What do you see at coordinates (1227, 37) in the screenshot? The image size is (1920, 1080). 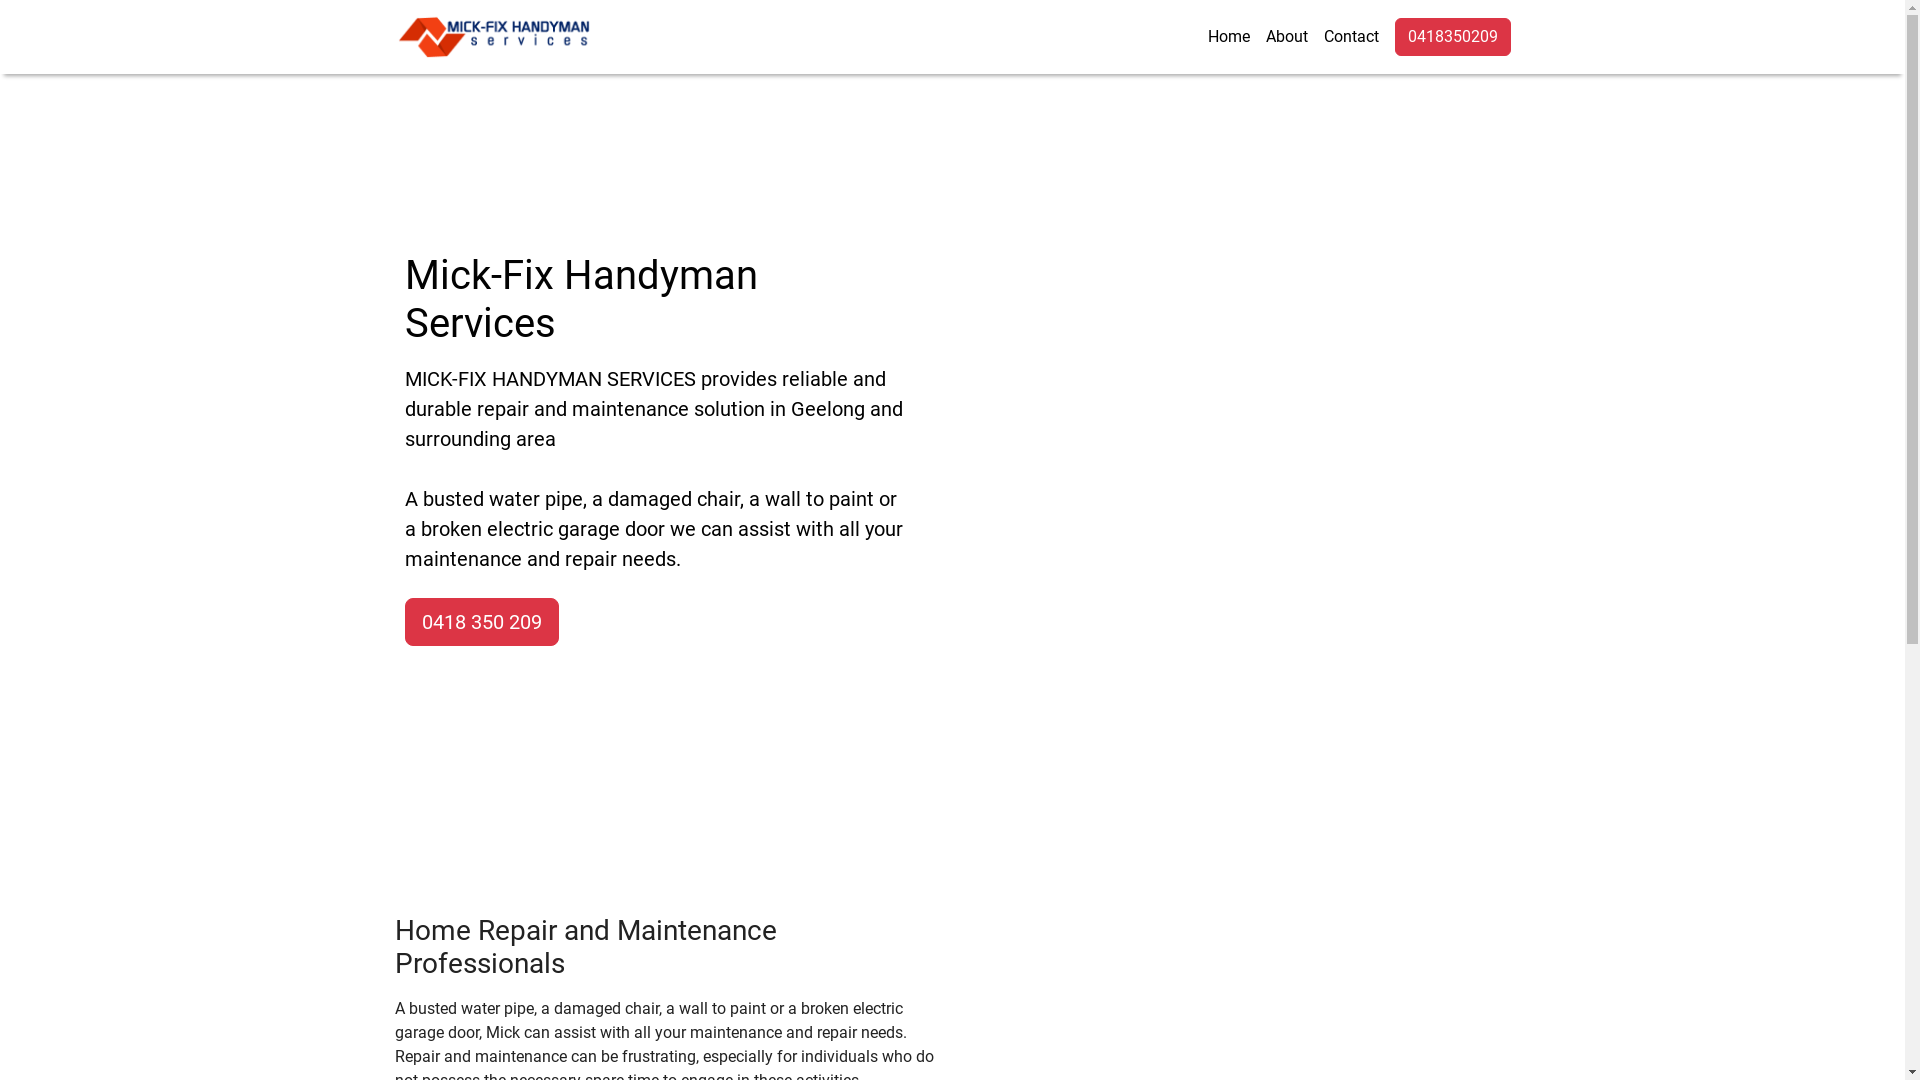 I see `'Home'` at bounding box center [1227, 37].